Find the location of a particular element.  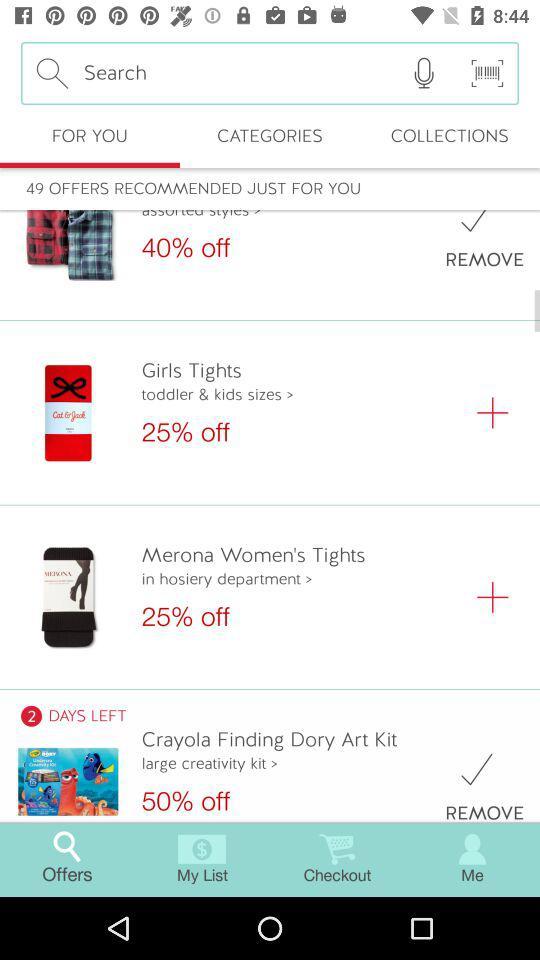

icon to the right of the search item is located at coordinates (423, 73).